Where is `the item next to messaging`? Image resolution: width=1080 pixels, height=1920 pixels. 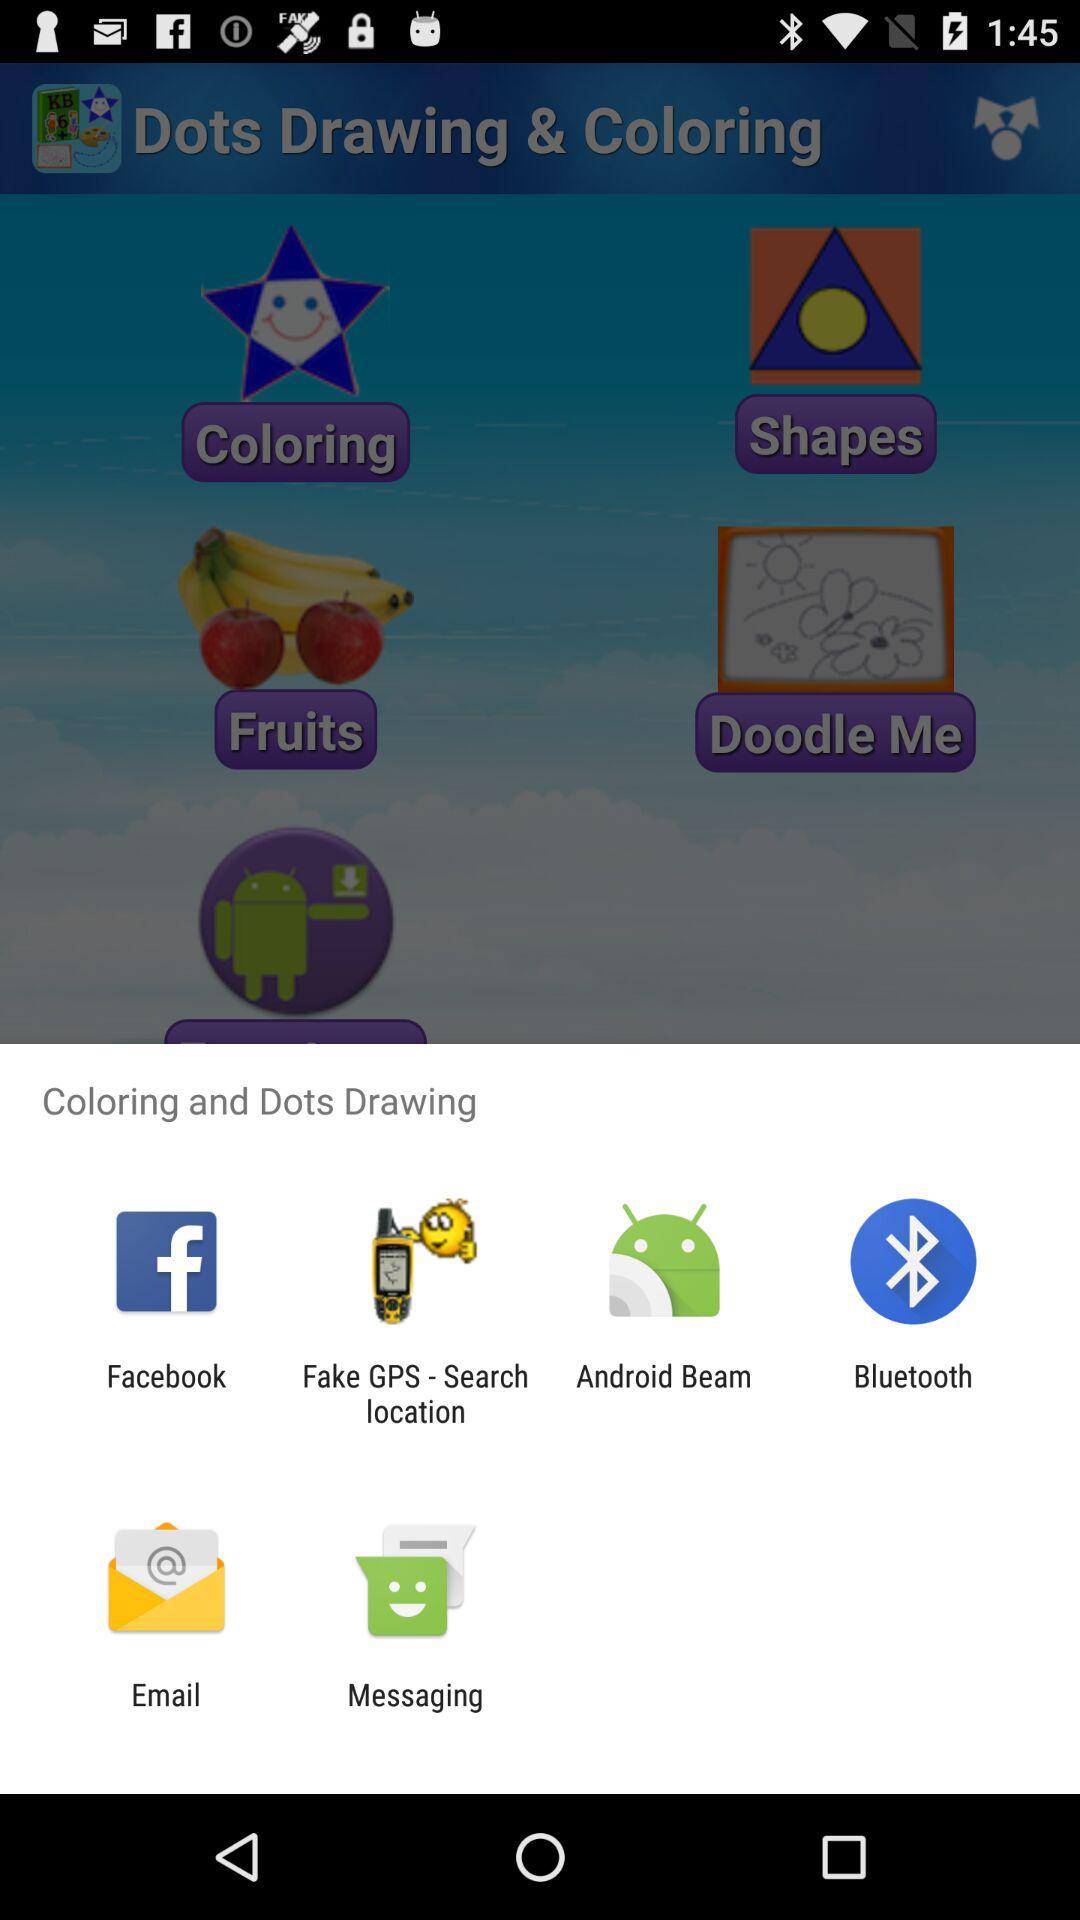 the item next to messaging is located at coordinates (165, 1711).